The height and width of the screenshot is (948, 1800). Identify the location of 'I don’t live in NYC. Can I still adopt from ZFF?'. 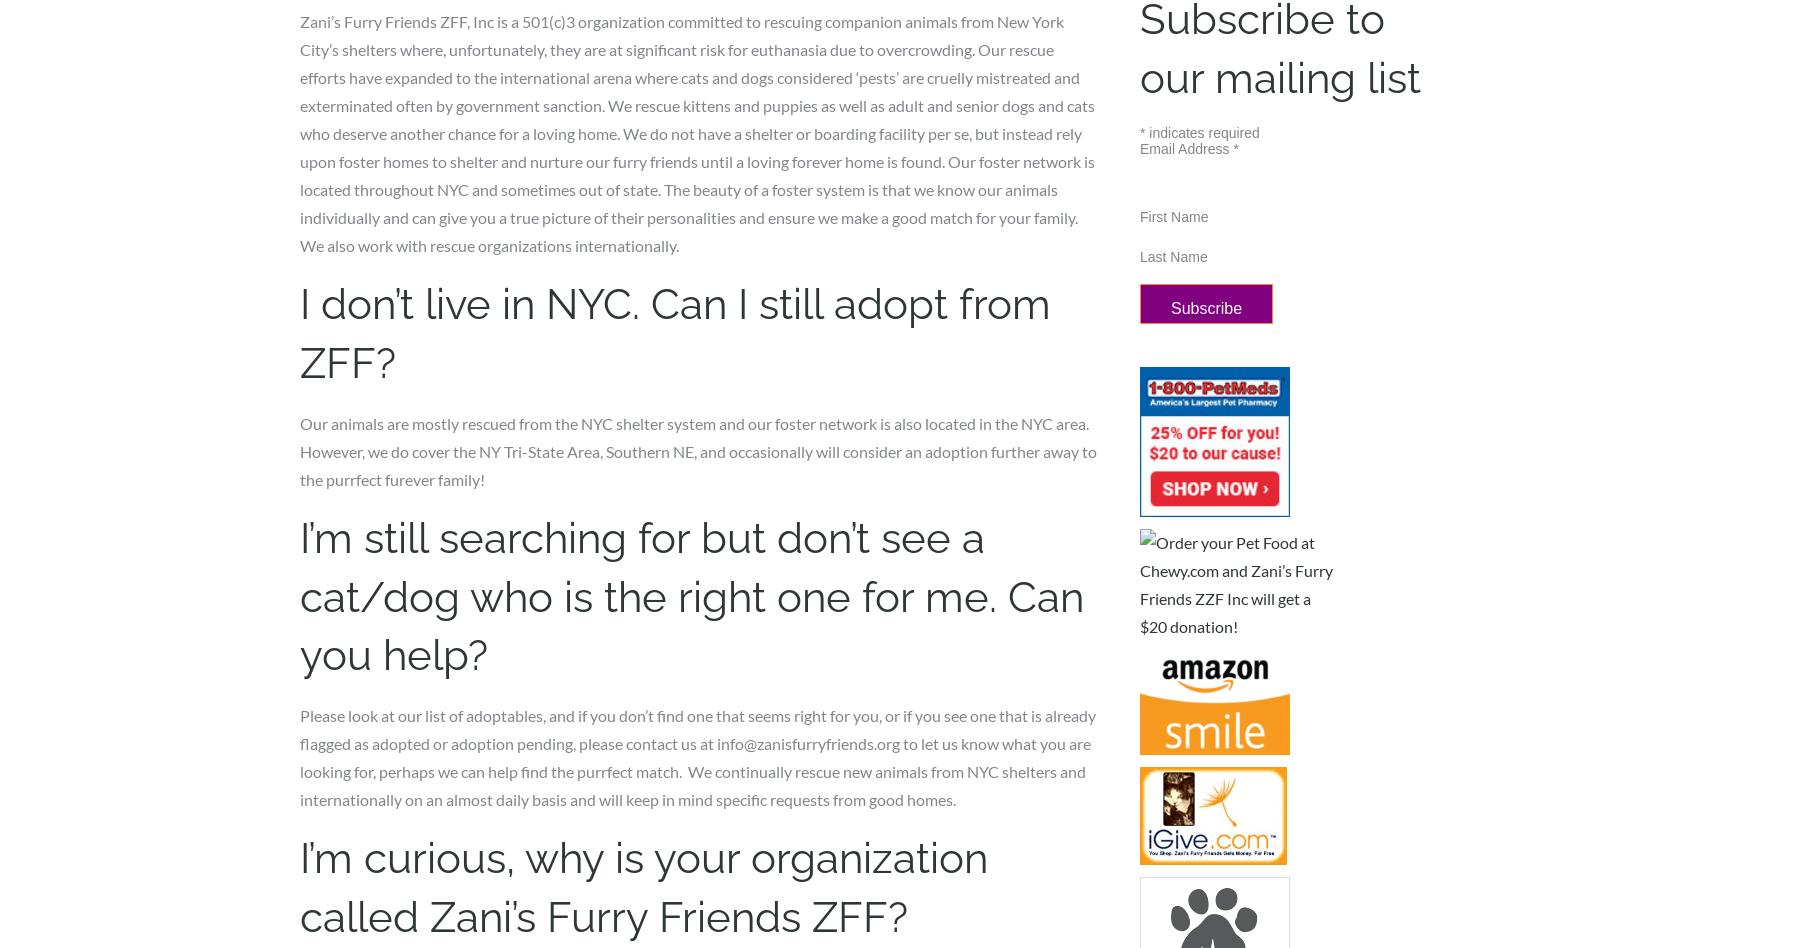
(675, 333).